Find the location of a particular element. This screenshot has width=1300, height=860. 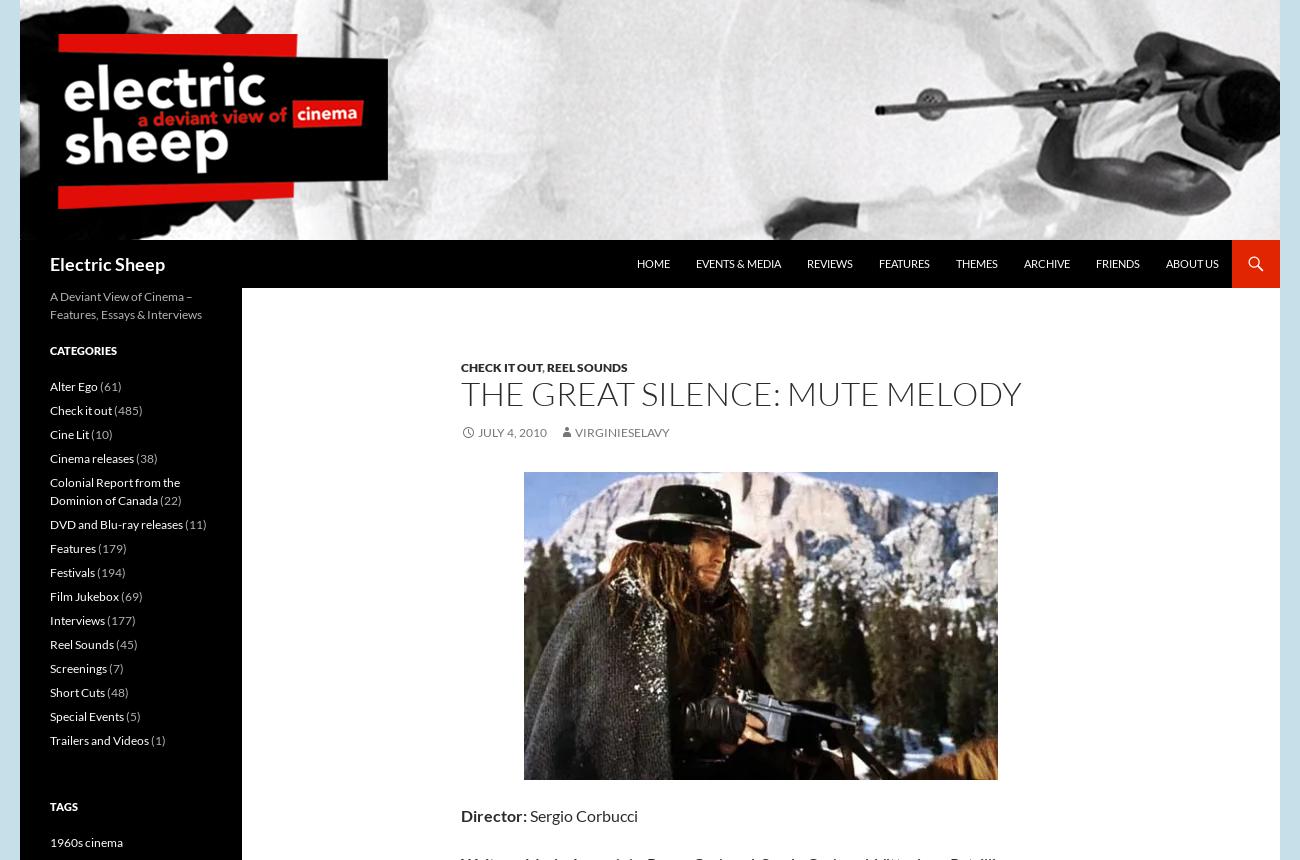

'Electric Sheep' is located at coordinates (107, 264).